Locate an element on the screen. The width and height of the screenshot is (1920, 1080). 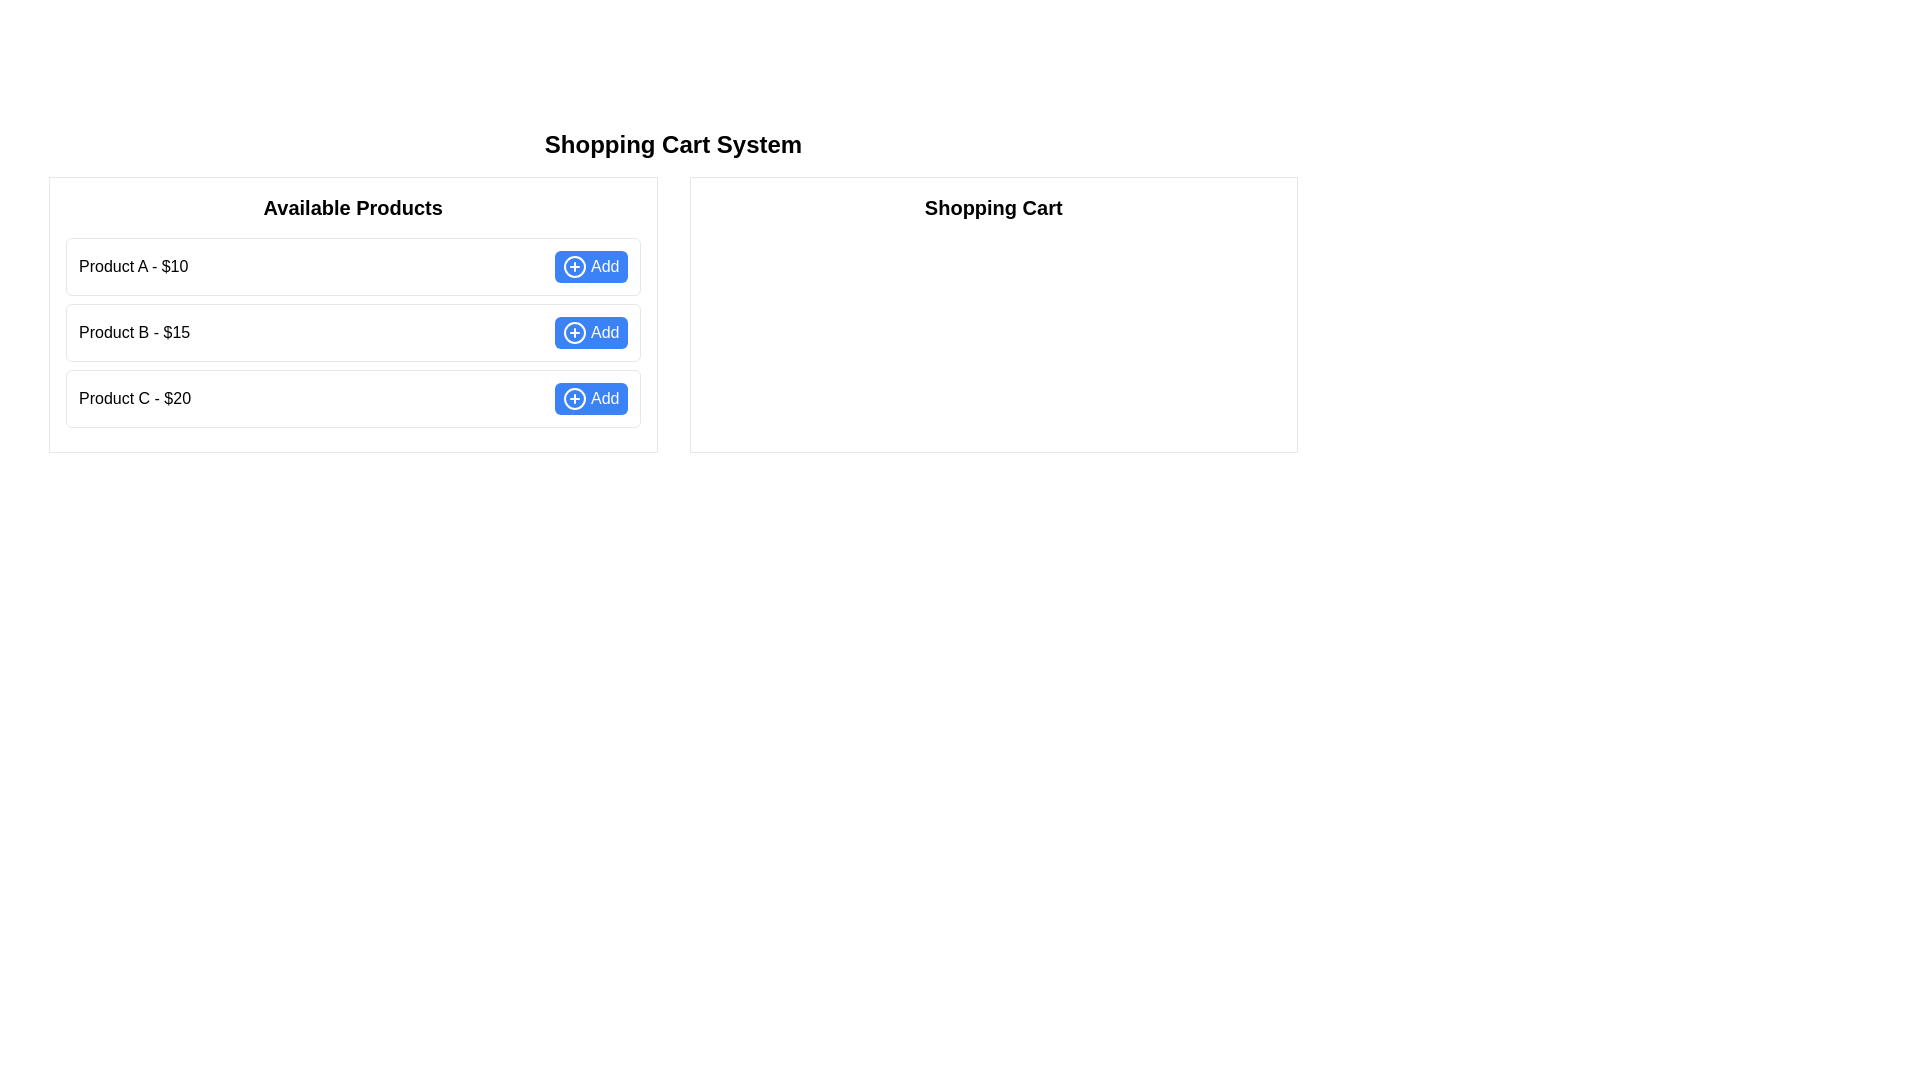
the interactive 'plus' button icon with a blue background and white '+' symbol located next to the third product listing ('Product C - $20') is located at coordinates (574, 398).